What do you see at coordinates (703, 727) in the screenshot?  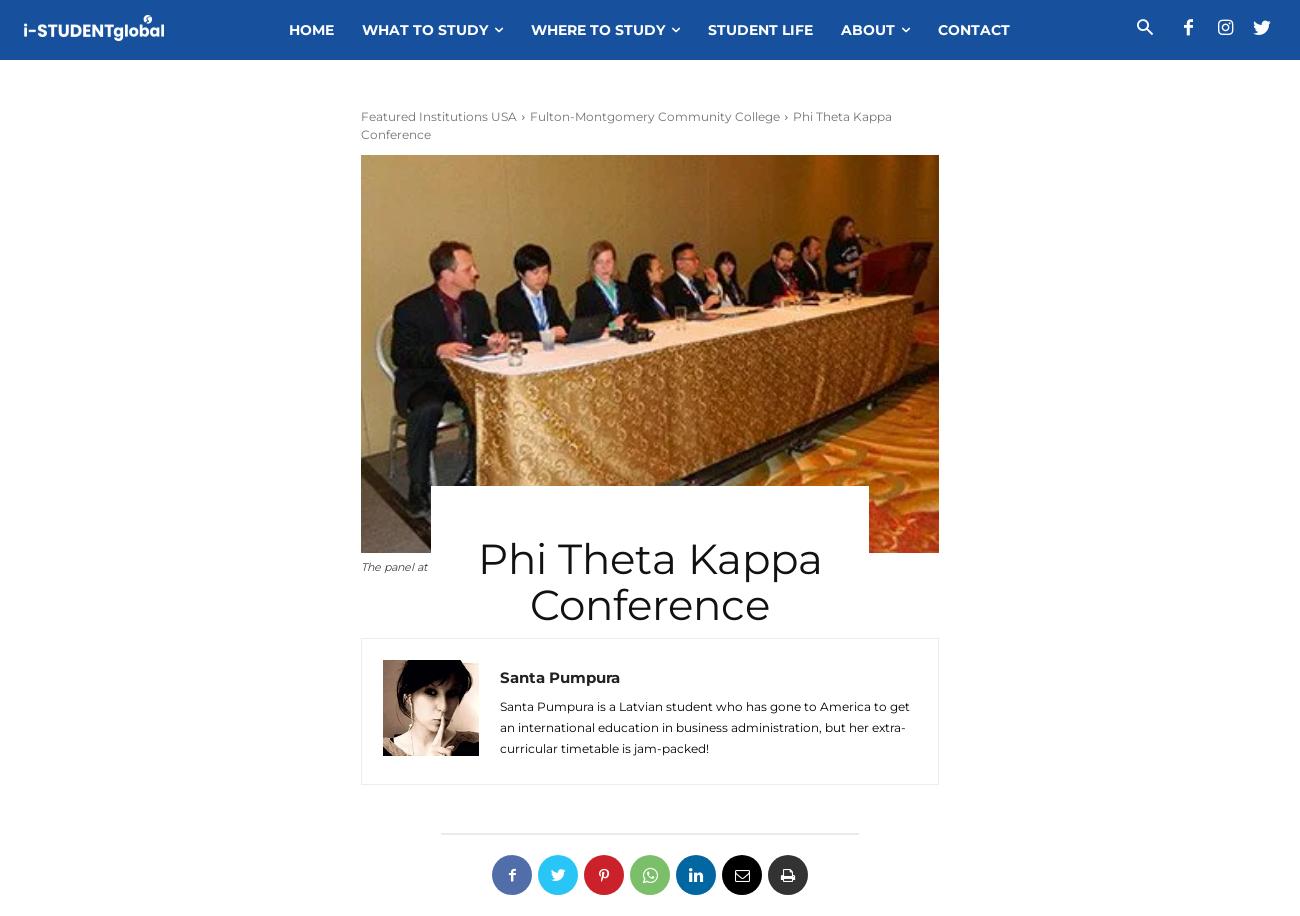 I see `'Santa Pumpura is a Latvian student who has gone to America to get an international education in business administration, but her extra-curricular timetable is jam-packed!'` at bounding box center [703, 727].